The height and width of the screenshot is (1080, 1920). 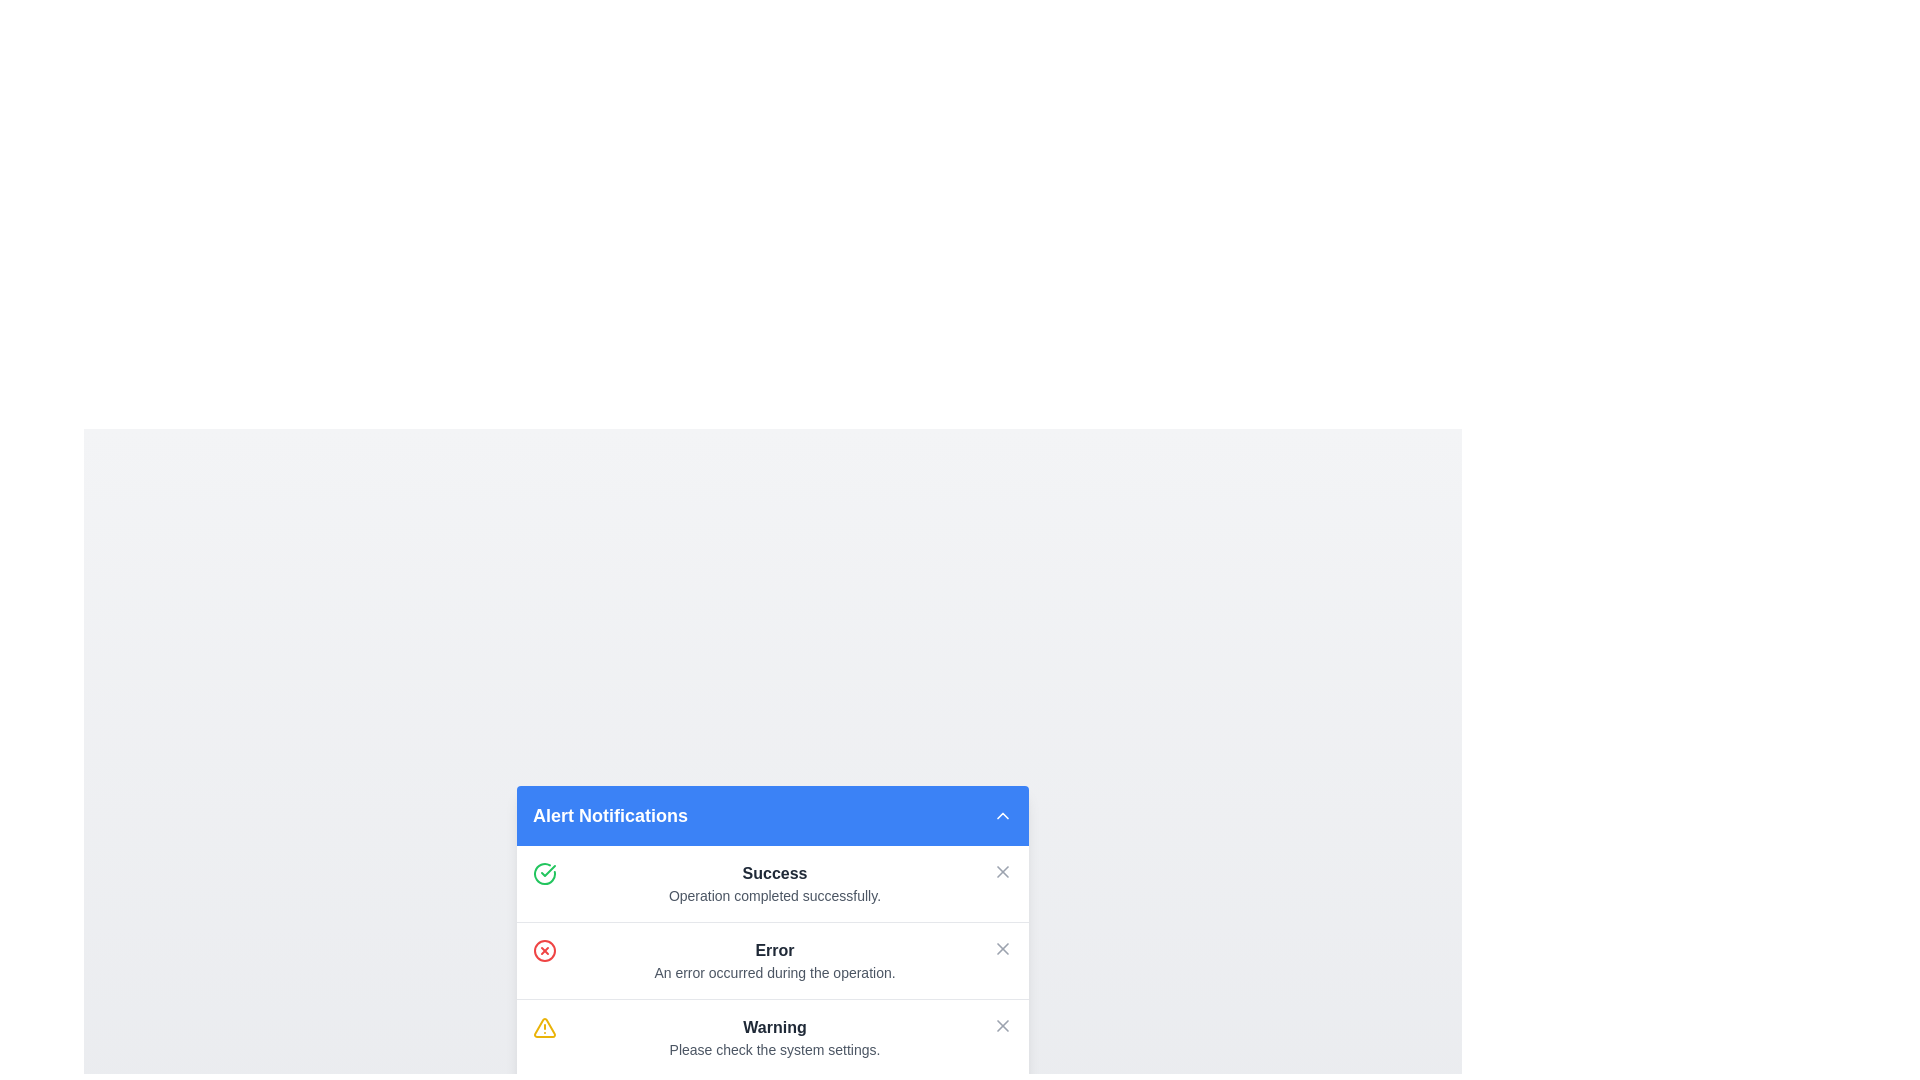 I want to click on the 'X' shaped Close button icon located beside the 'Success' notification in the notification list, so click(x=1003, y=870).